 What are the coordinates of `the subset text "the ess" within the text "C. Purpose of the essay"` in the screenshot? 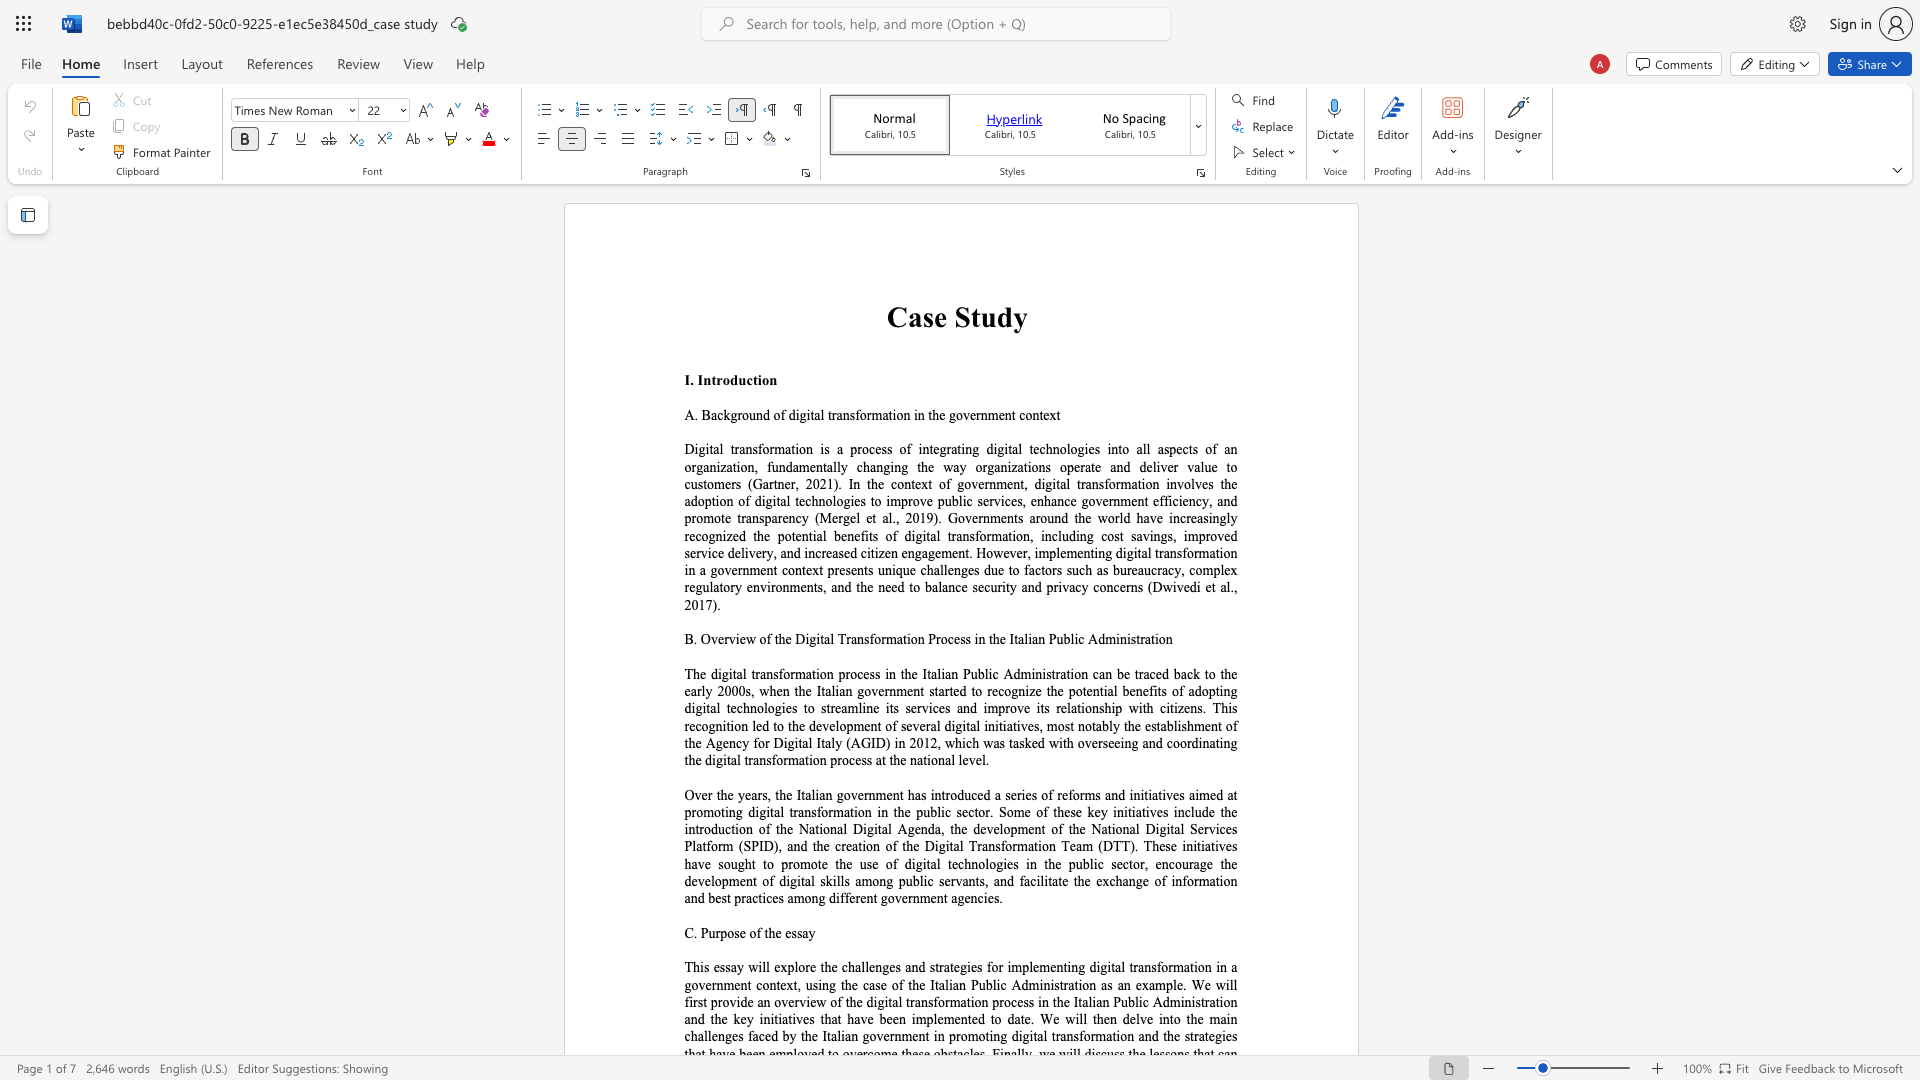 It's located at (763, 933).